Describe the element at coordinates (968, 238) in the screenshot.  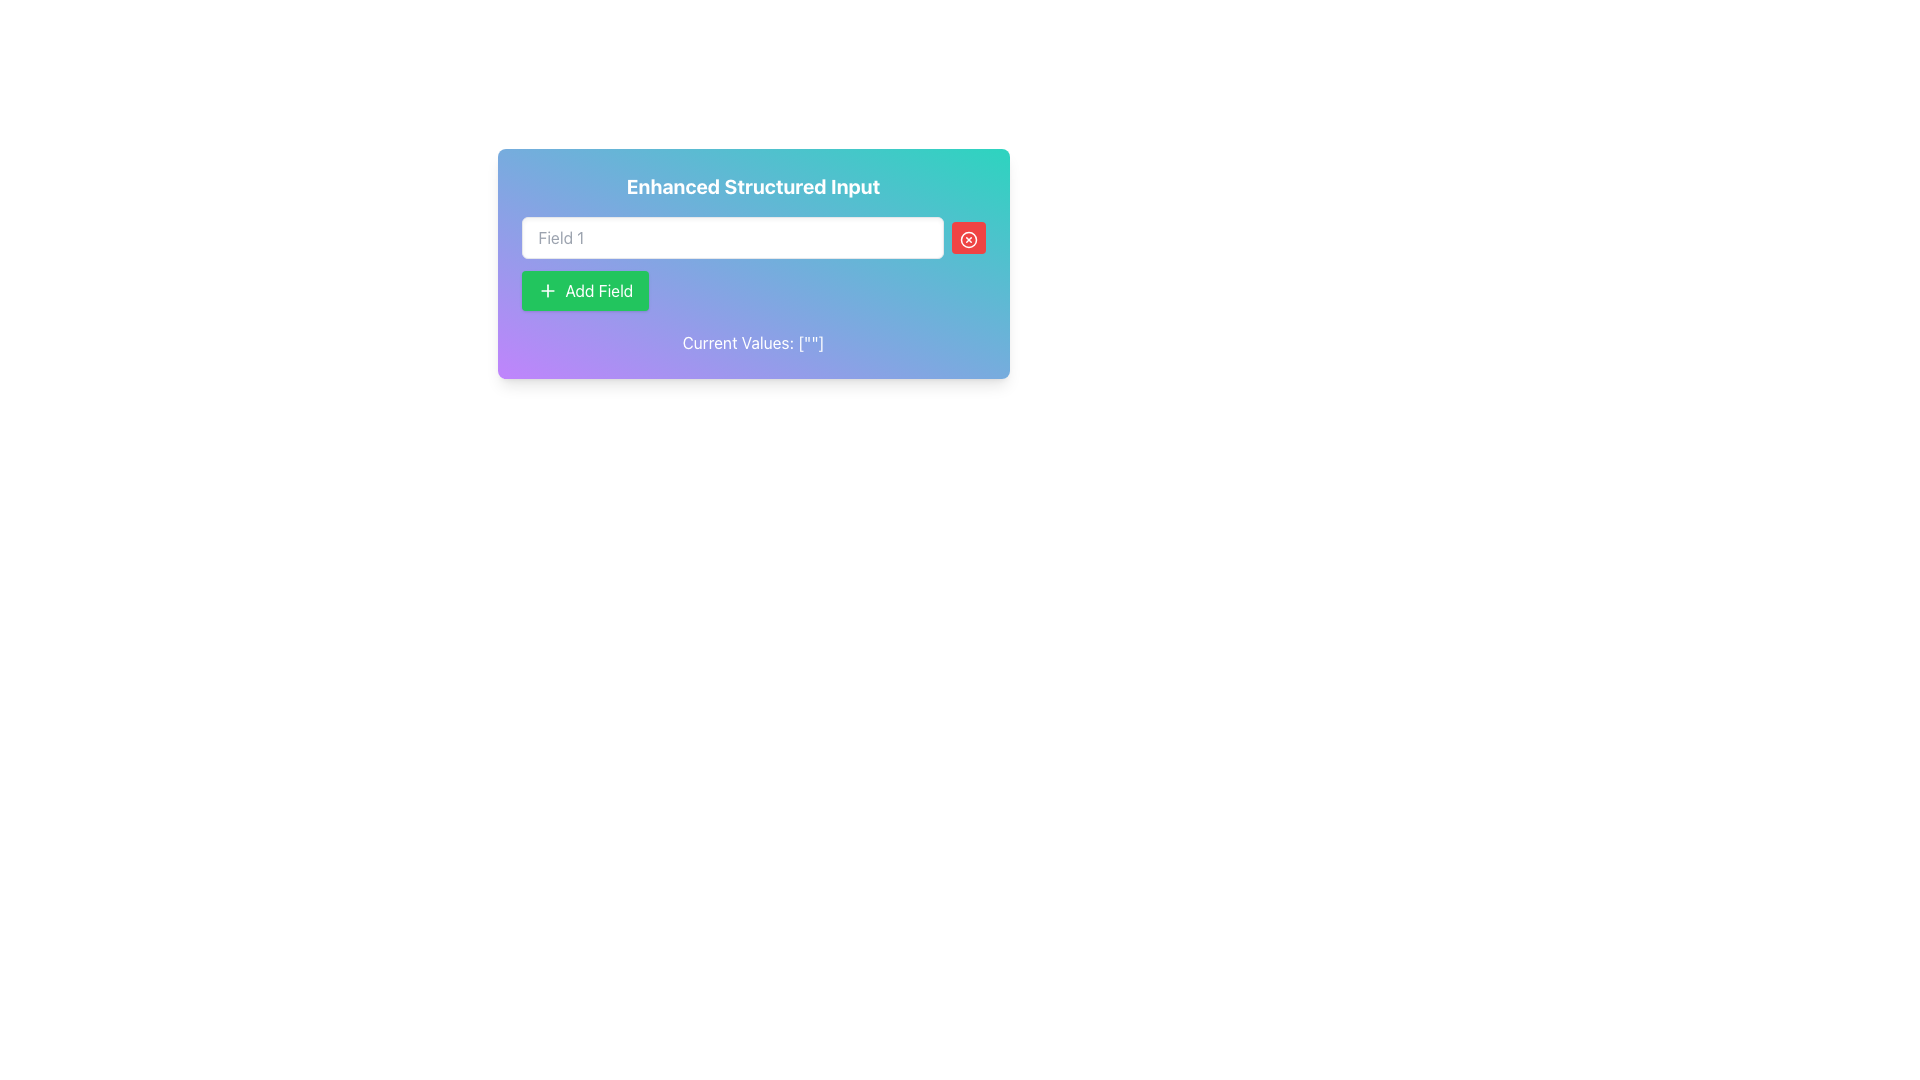
I see `the clear or delete icon located inside the red button at the top-right side of the user input form, adjacent to the text input box` at that location.